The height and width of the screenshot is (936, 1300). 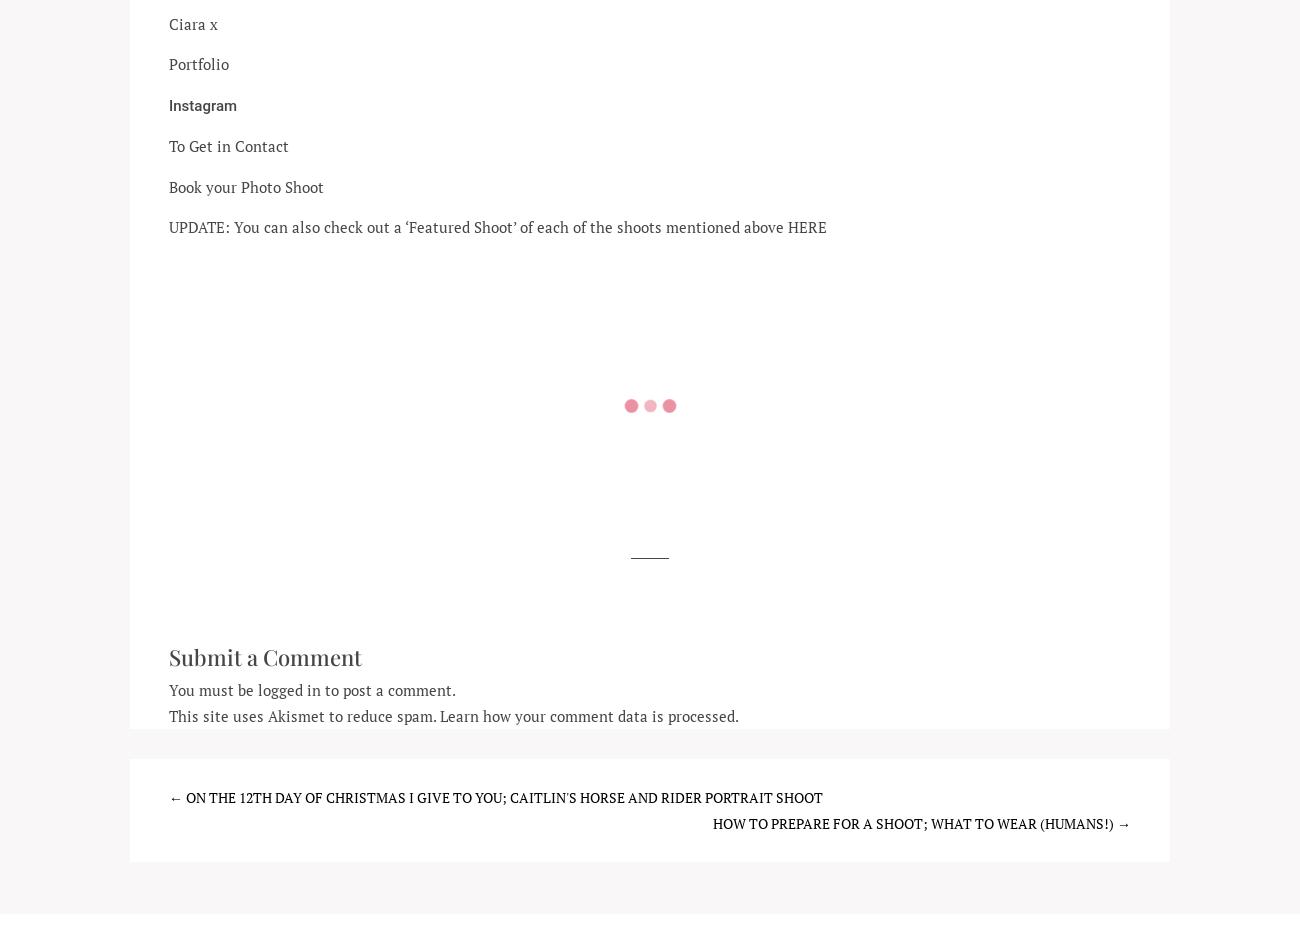 What do you see at coordinates (586, 714) in the screenshot?
I see `'Learn how your comment data is processed'` at bounding box center [586, 714].